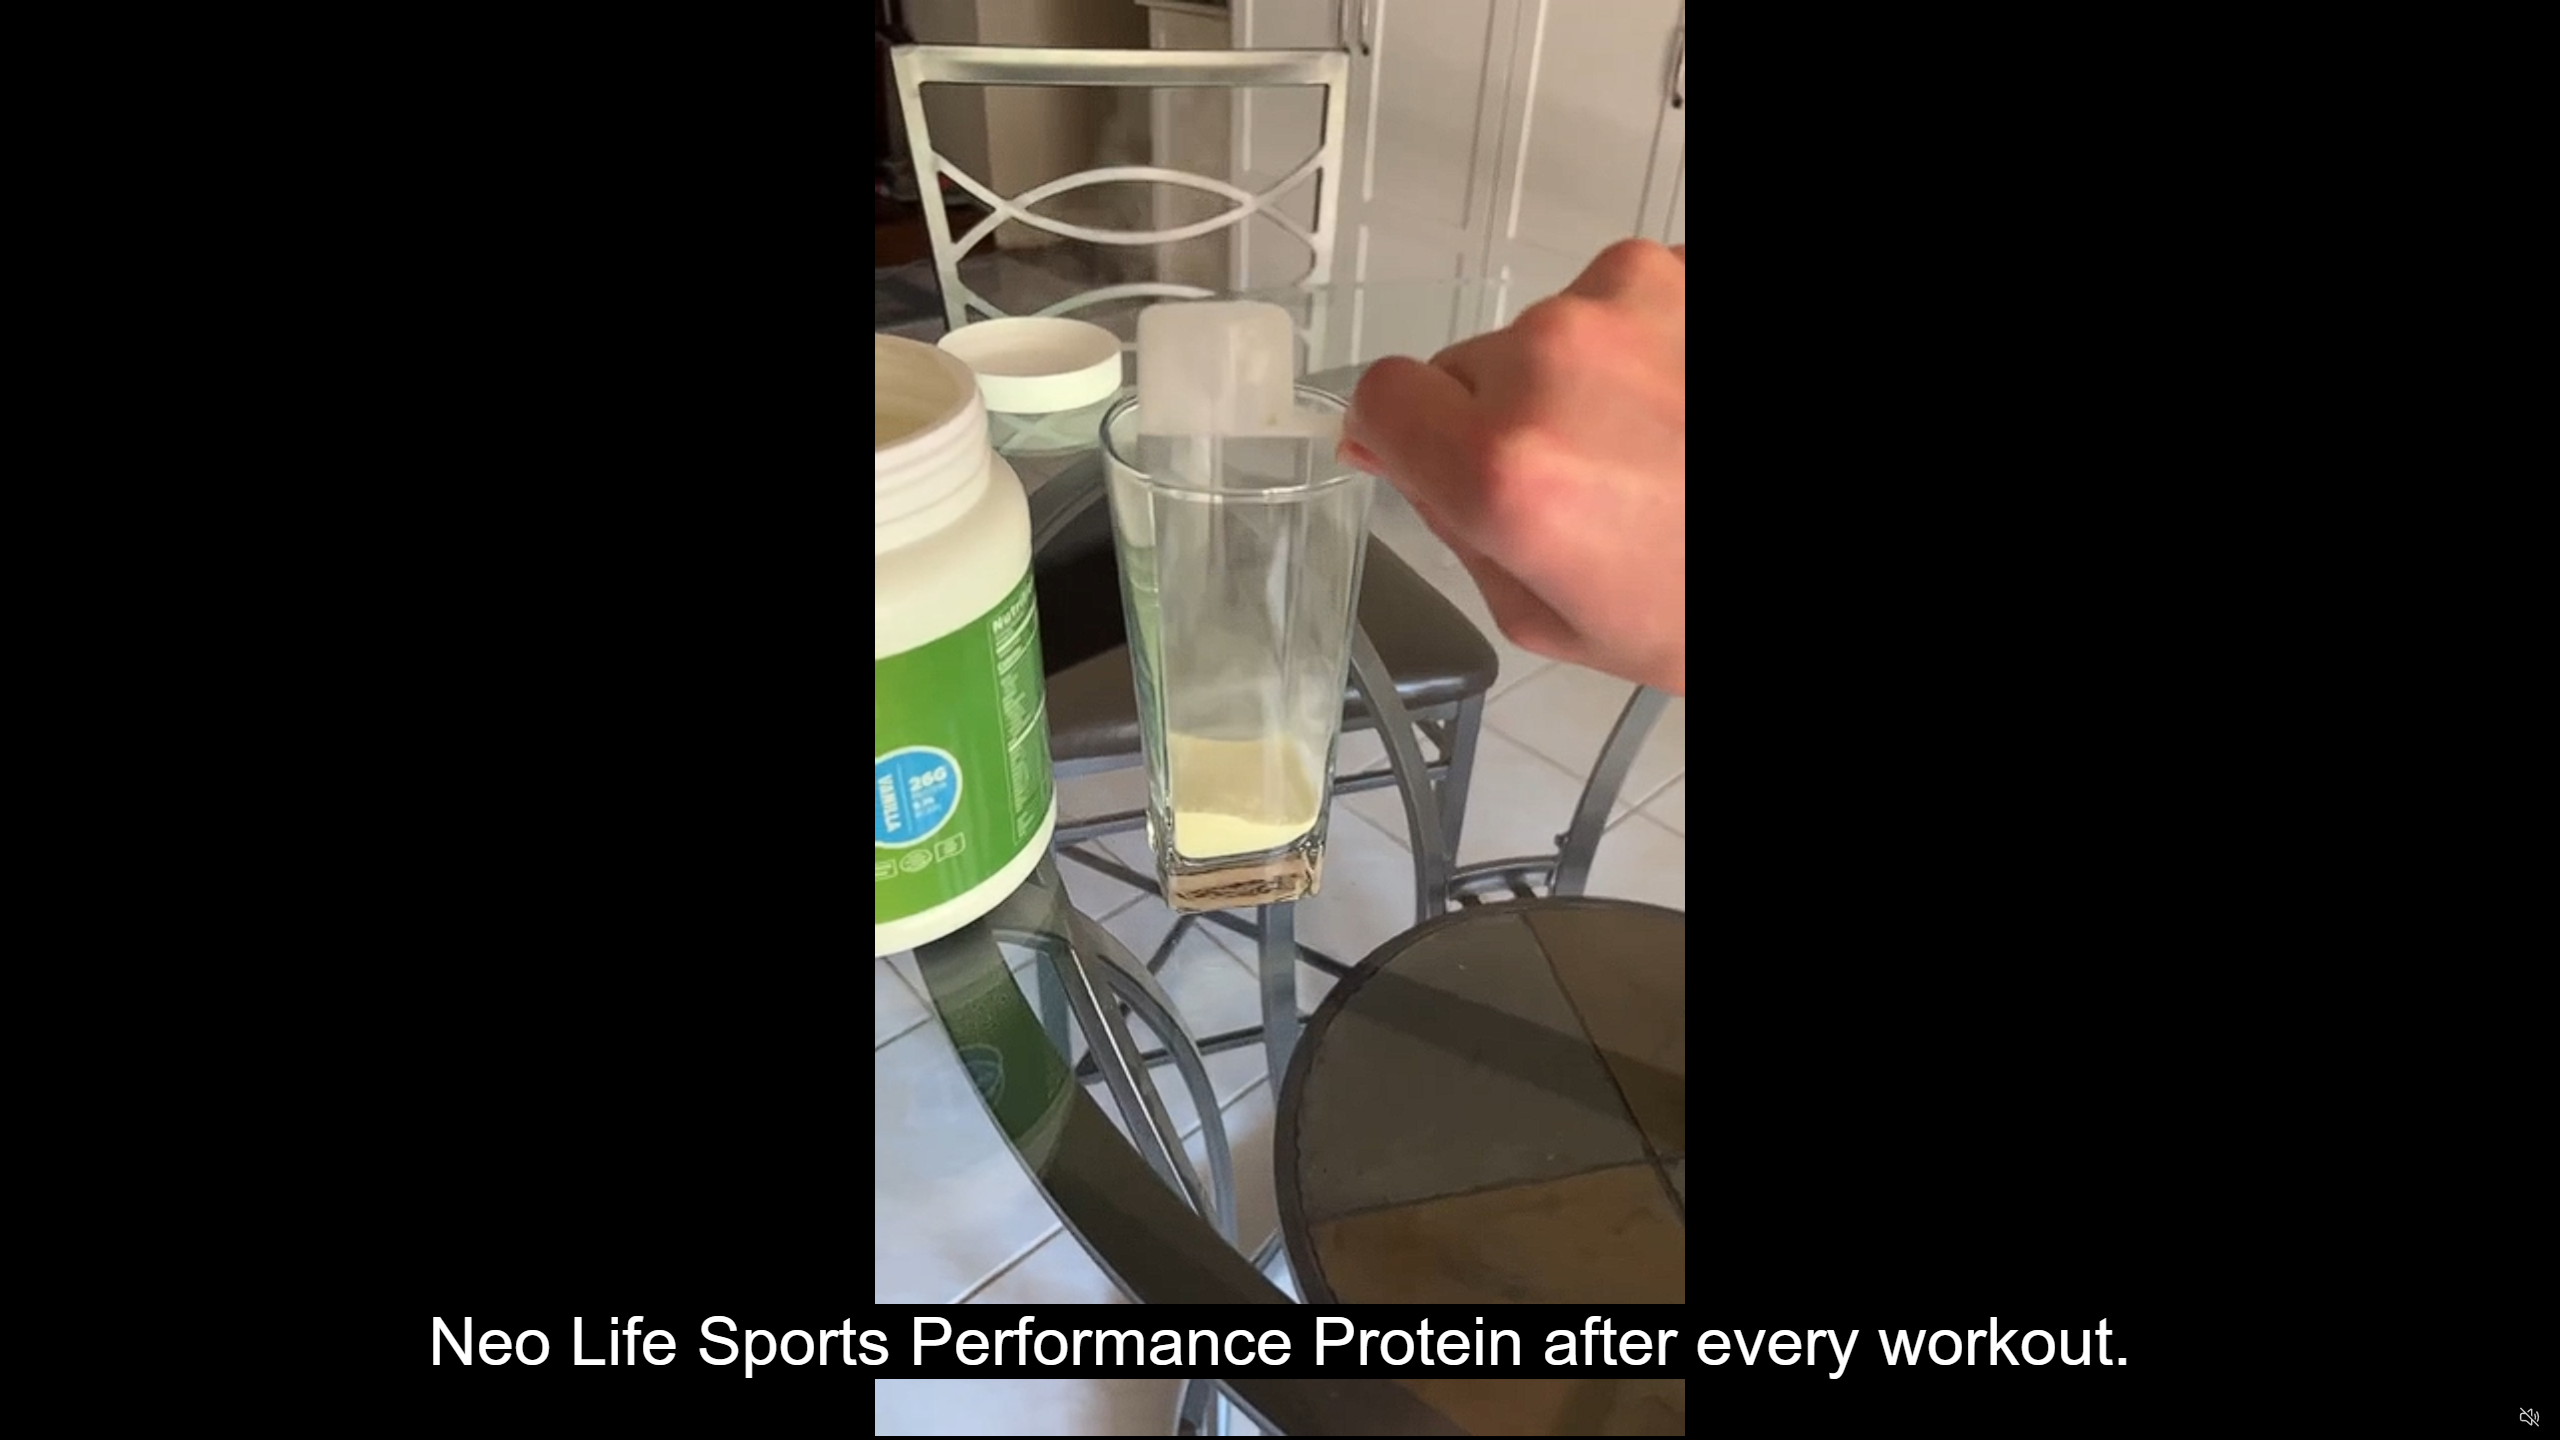 The height and width of the screenshot is (1440, 2560). What do you see at coordinates (2410, 1417) in the screenshot?
I see `'Quality Settings'` at bounding box center [2410, 1417].